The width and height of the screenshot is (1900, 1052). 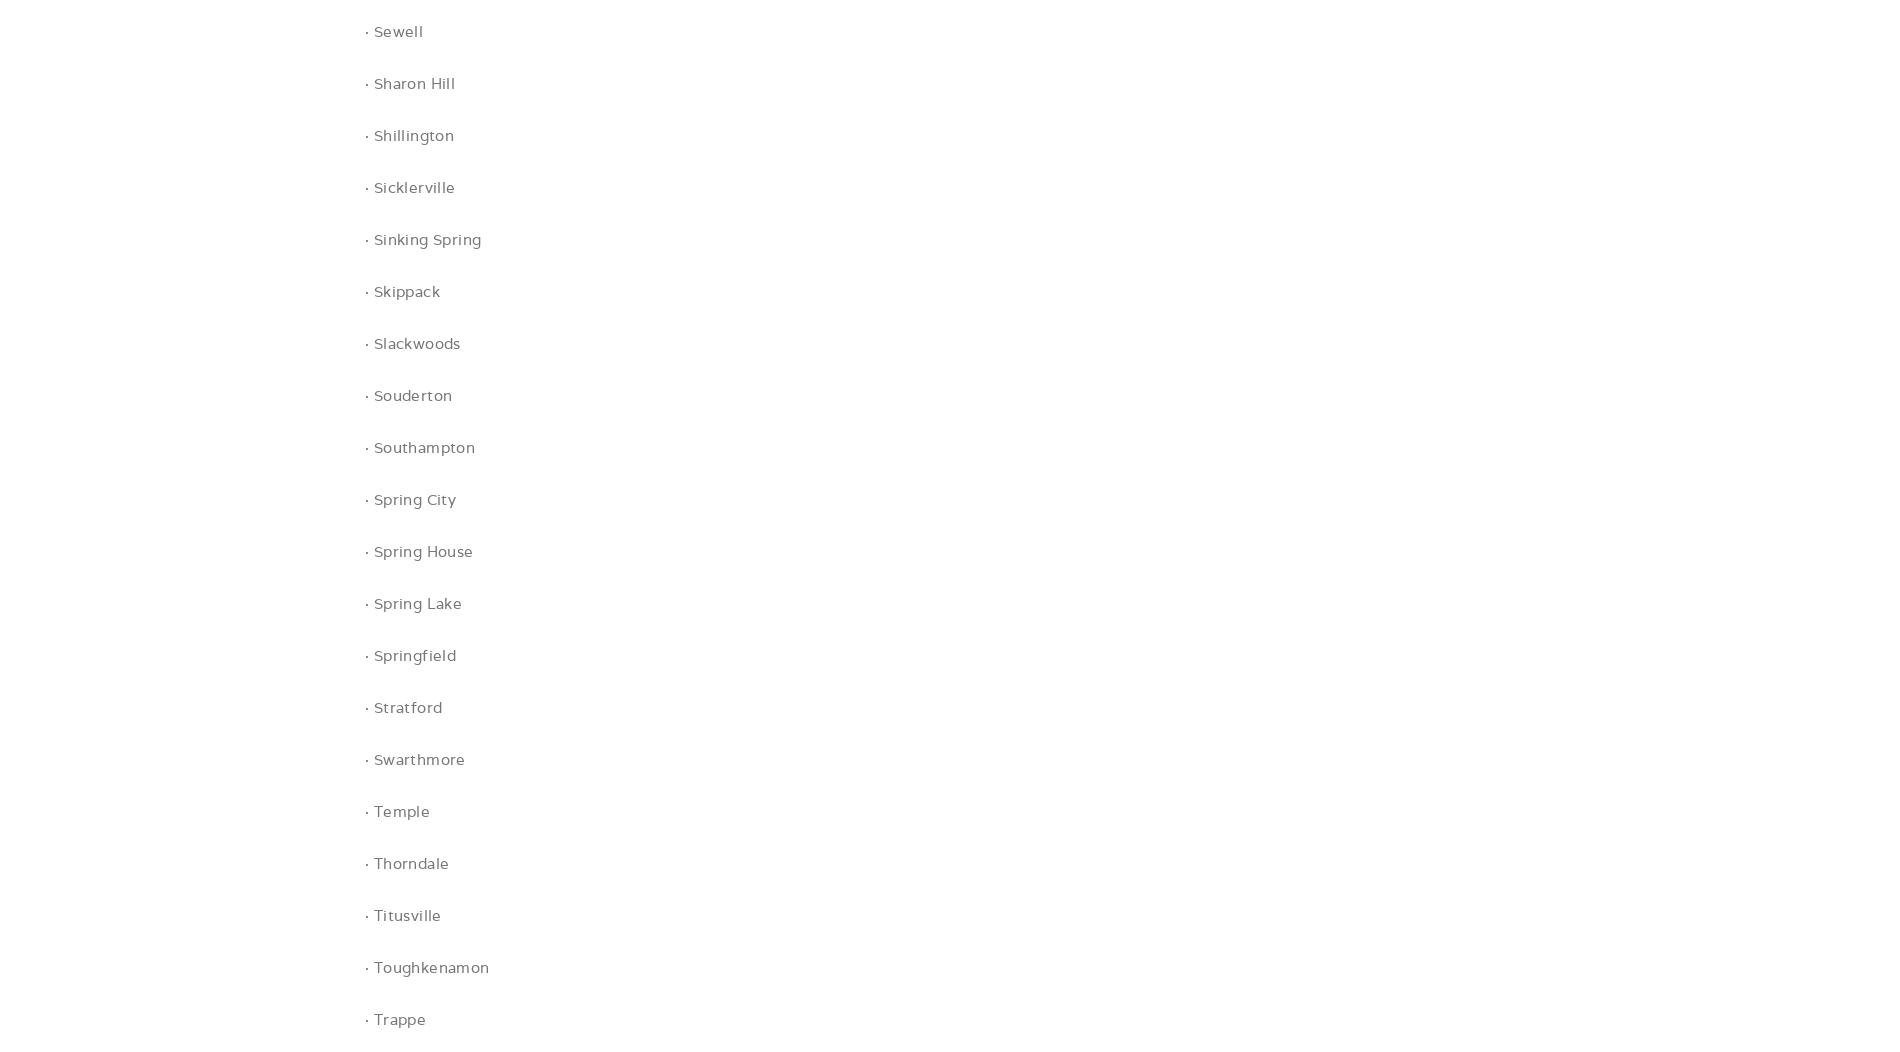 What do you see at coordinates (419, 447) in the screenshot?
I see `'· Southampton'` at bounding box center [419, 447].